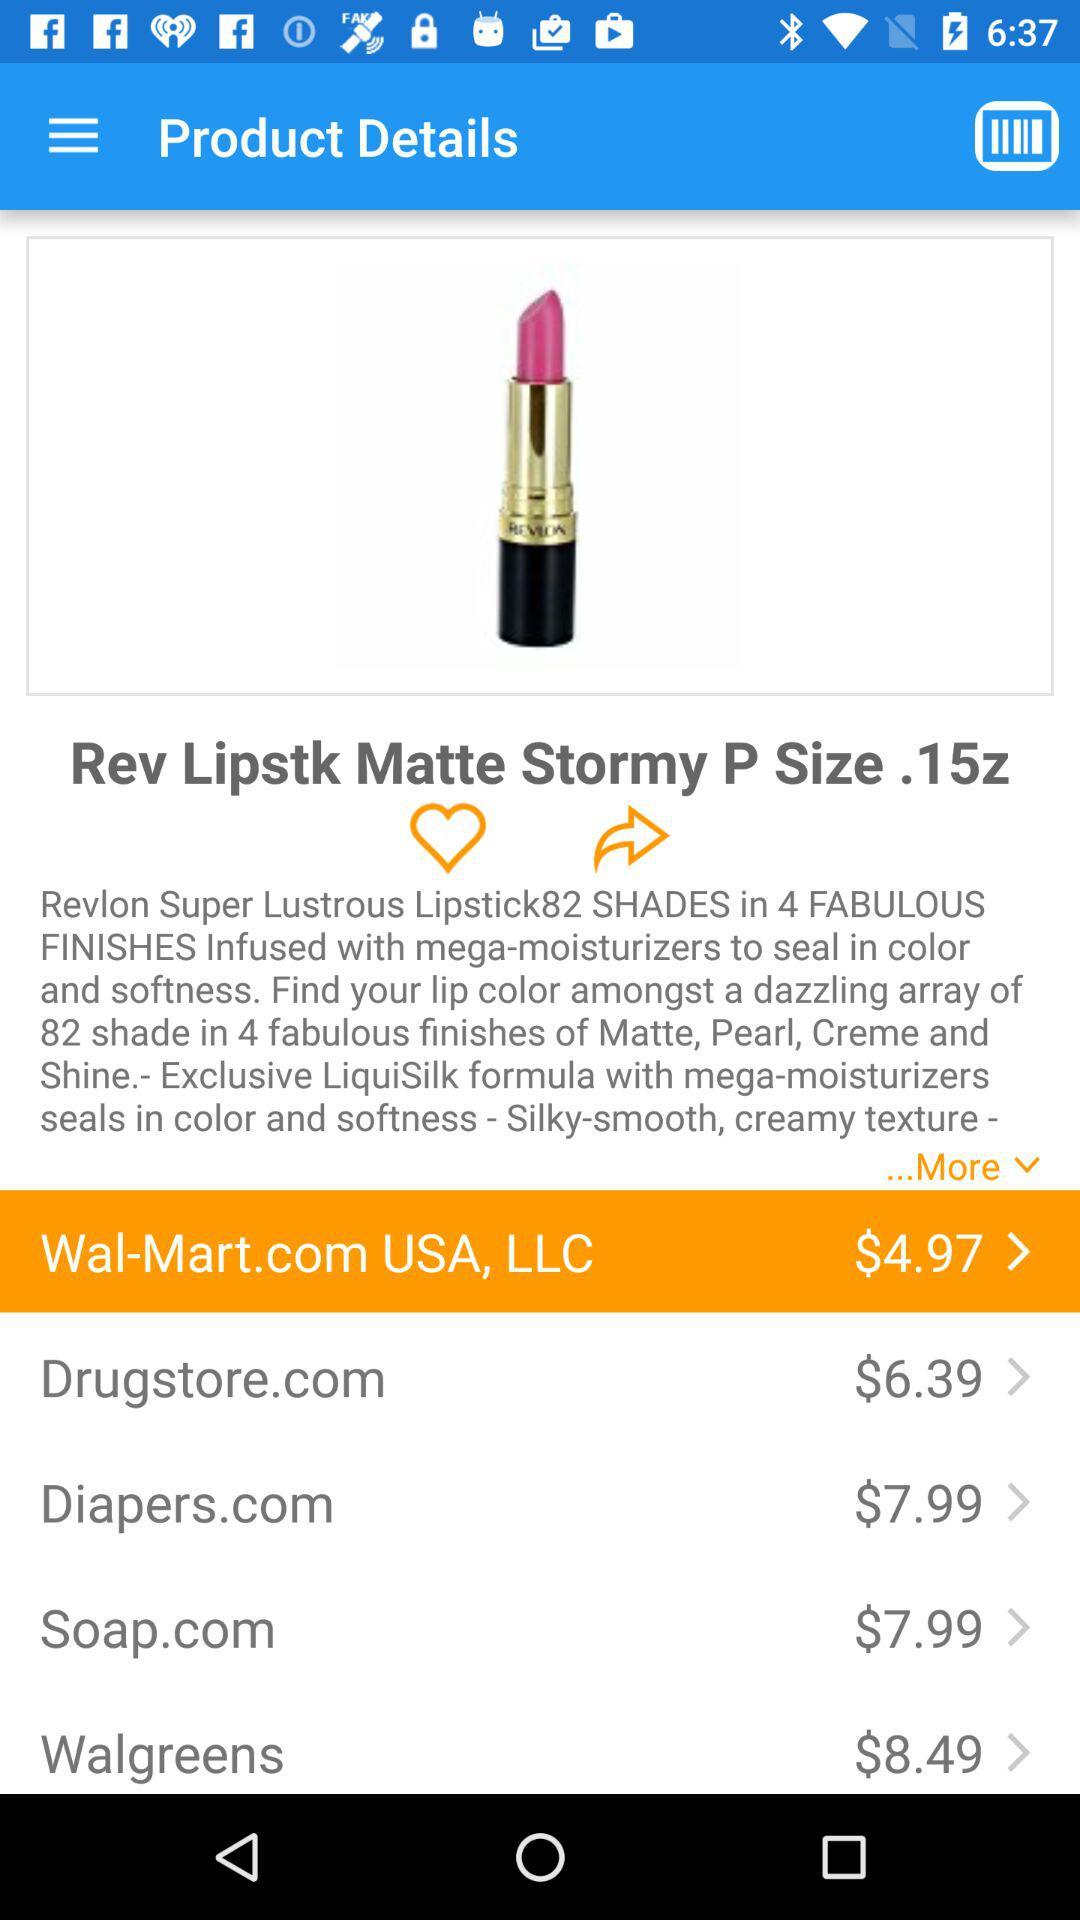 This screenshot has width=1080, height=1920. I want to click on the redo icon, so click(631, 838).